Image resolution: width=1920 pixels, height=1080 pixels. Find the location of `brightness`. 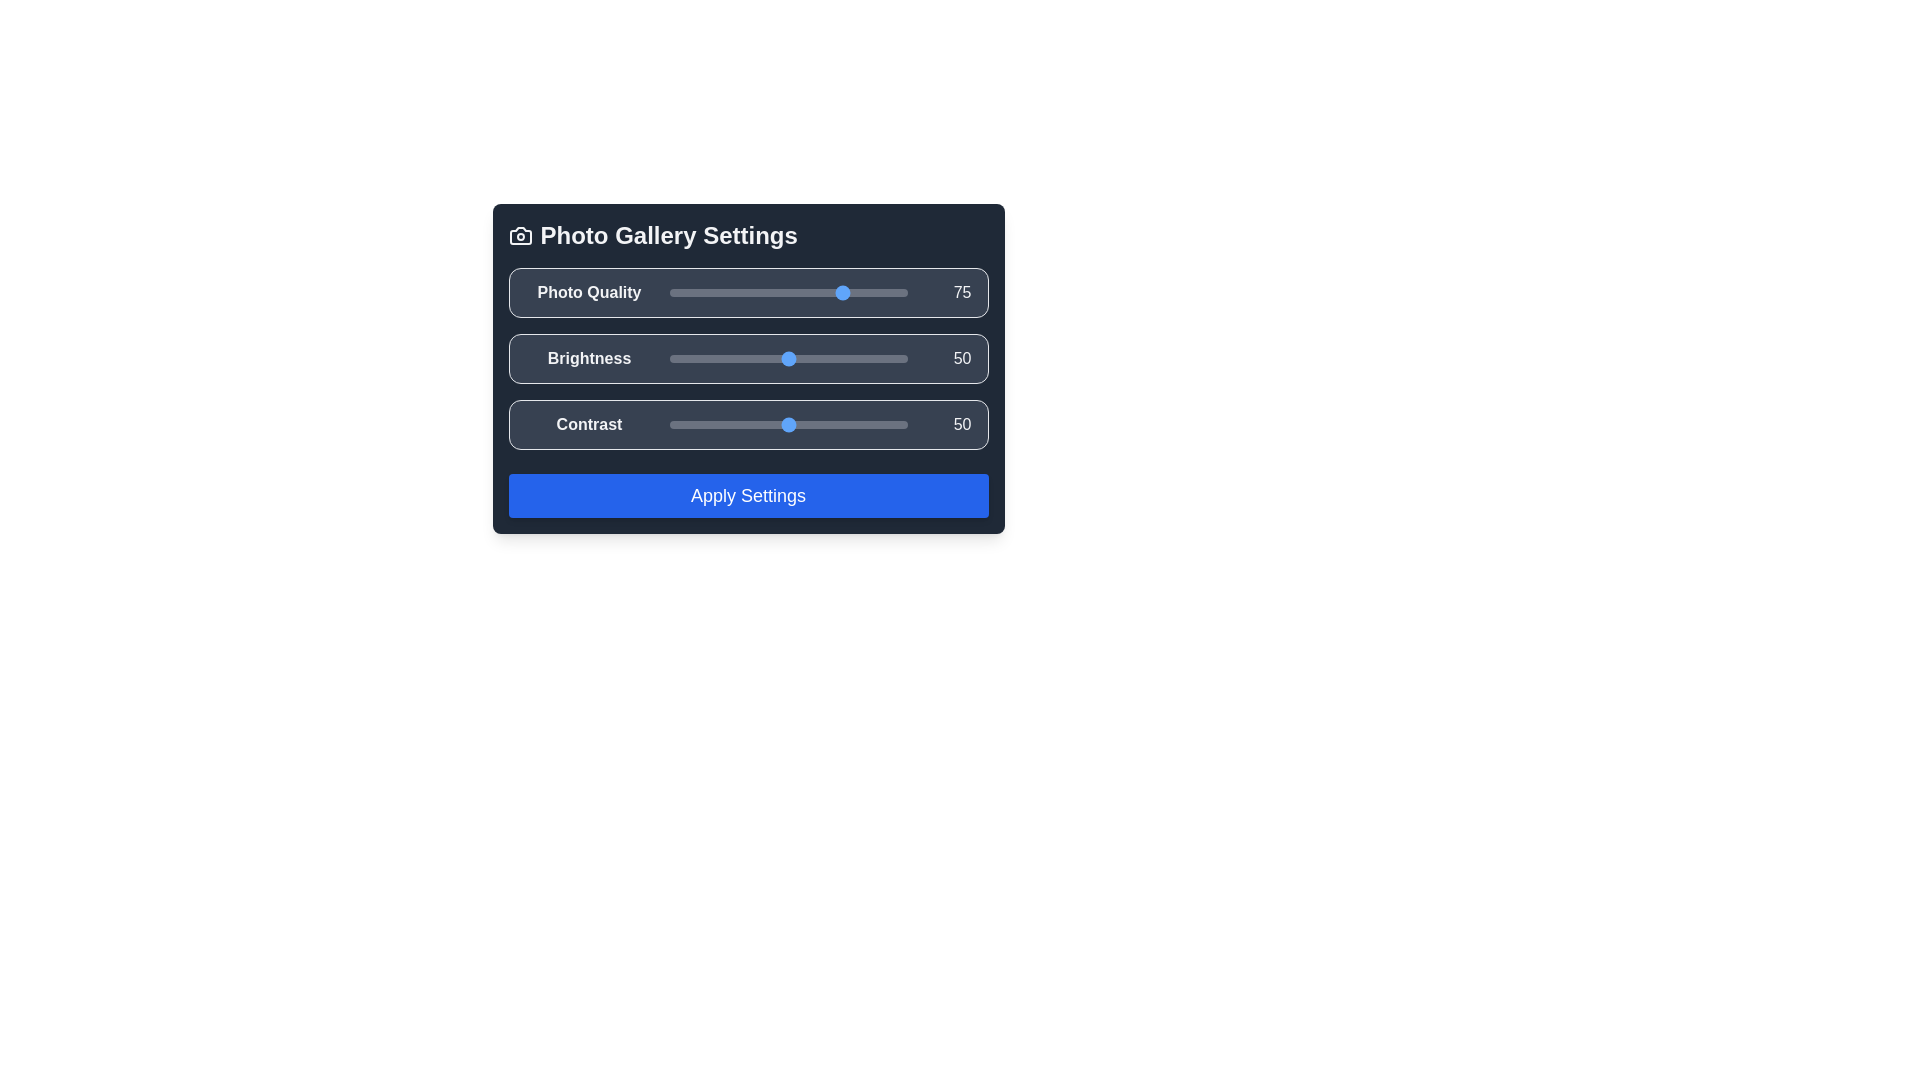

brightness is located at coordinates (700, 357).